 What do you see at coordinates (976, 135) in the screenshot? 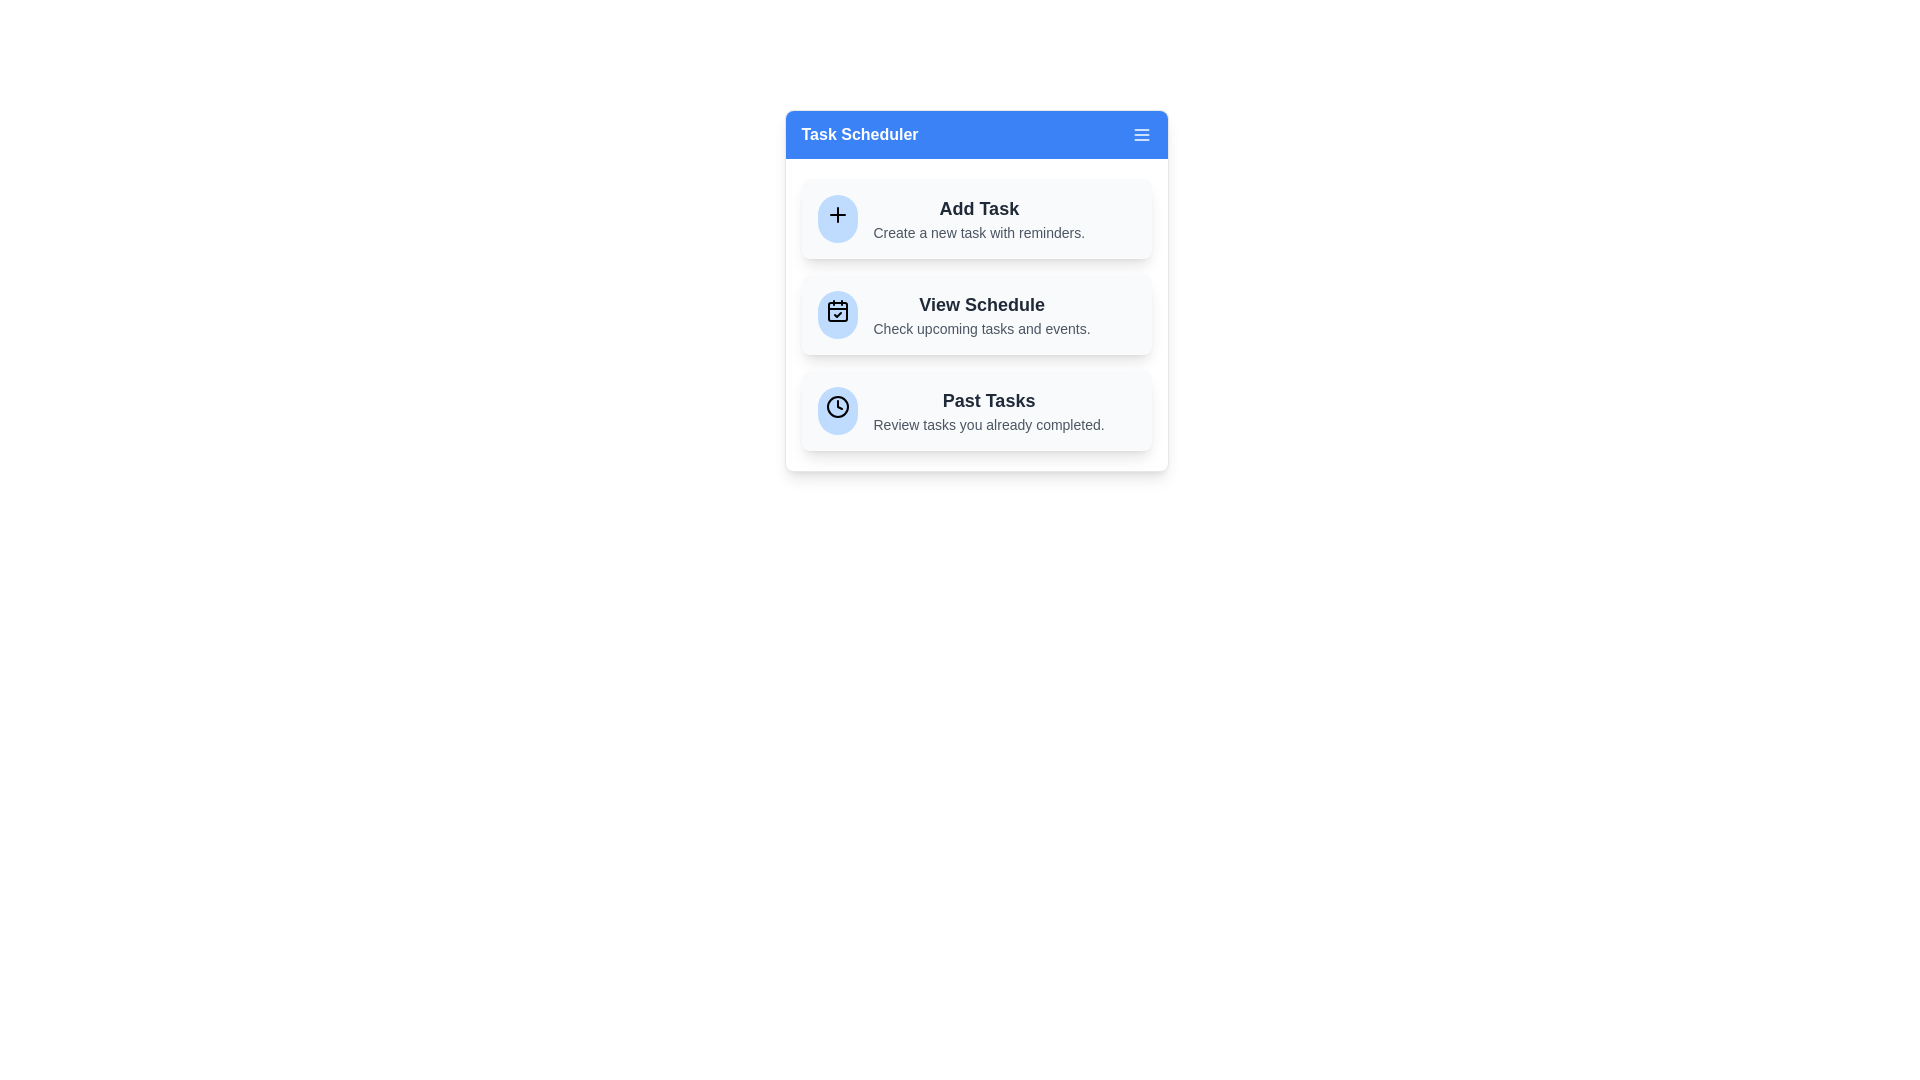
I see `the header button to toggle the menu visibility` at bounding box center [976, 135].